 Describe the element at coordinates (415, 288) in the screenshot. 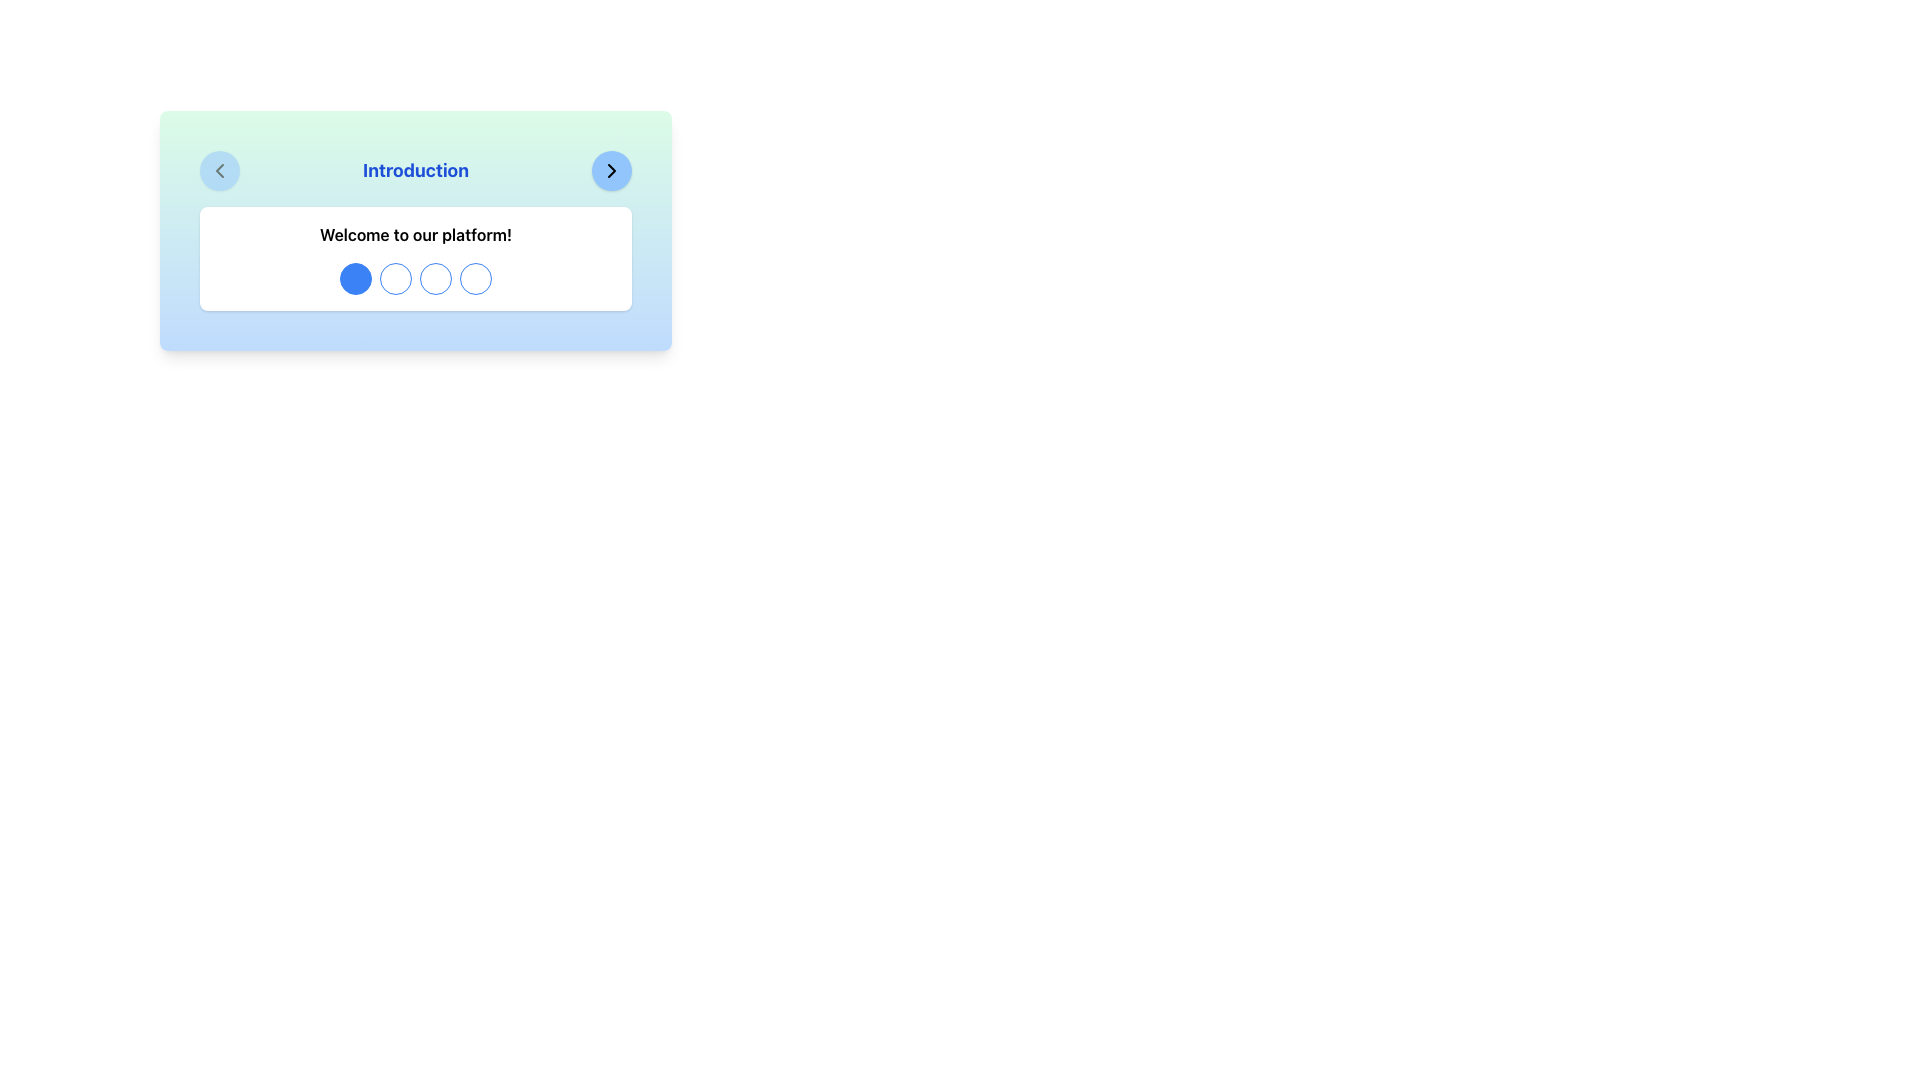

I see `the Interactive Circle Indicator, which is a clickable white circle with a thin blue border located in the middle of the interface beneath the welcome message` at that location.